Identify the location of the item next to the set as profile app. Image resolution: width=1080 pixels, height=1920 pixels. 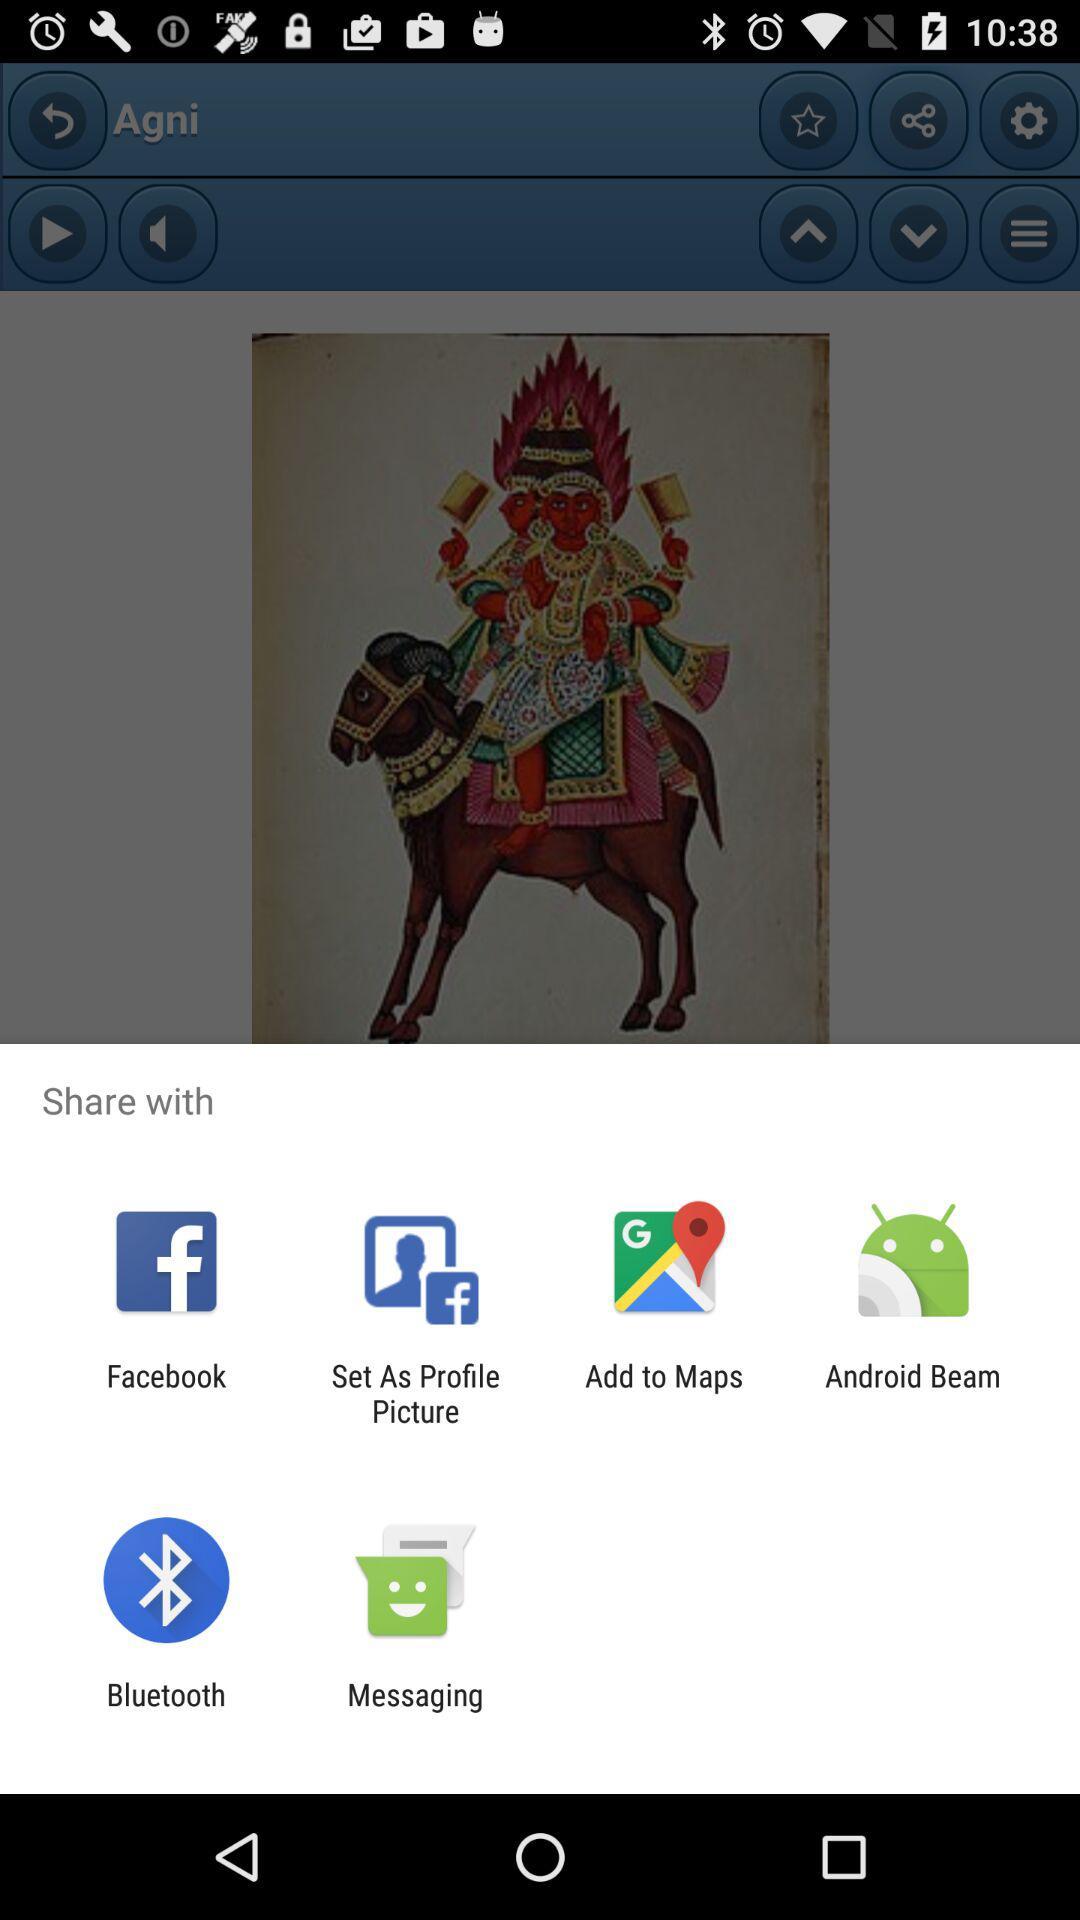
(165, 1392).